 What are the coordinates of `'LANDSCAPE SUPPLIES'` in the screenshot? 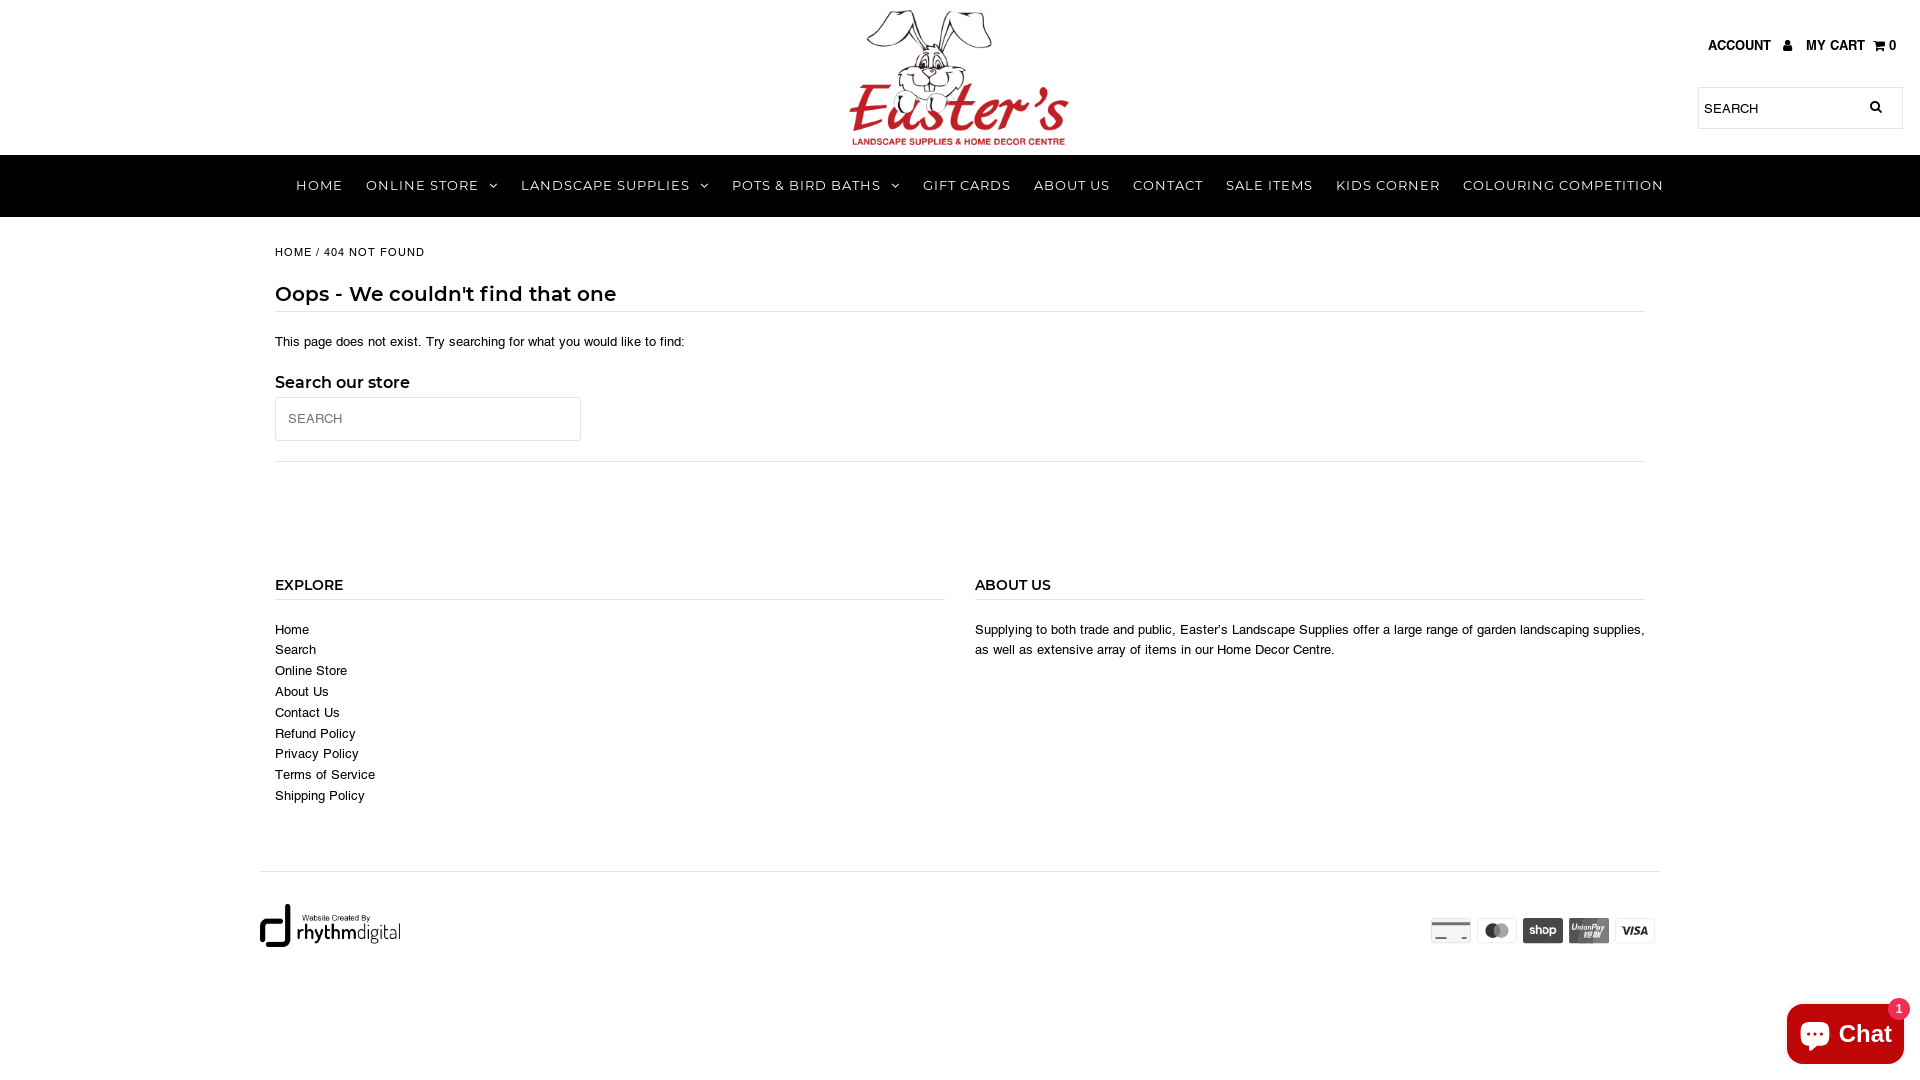 It's located at (613, 185).